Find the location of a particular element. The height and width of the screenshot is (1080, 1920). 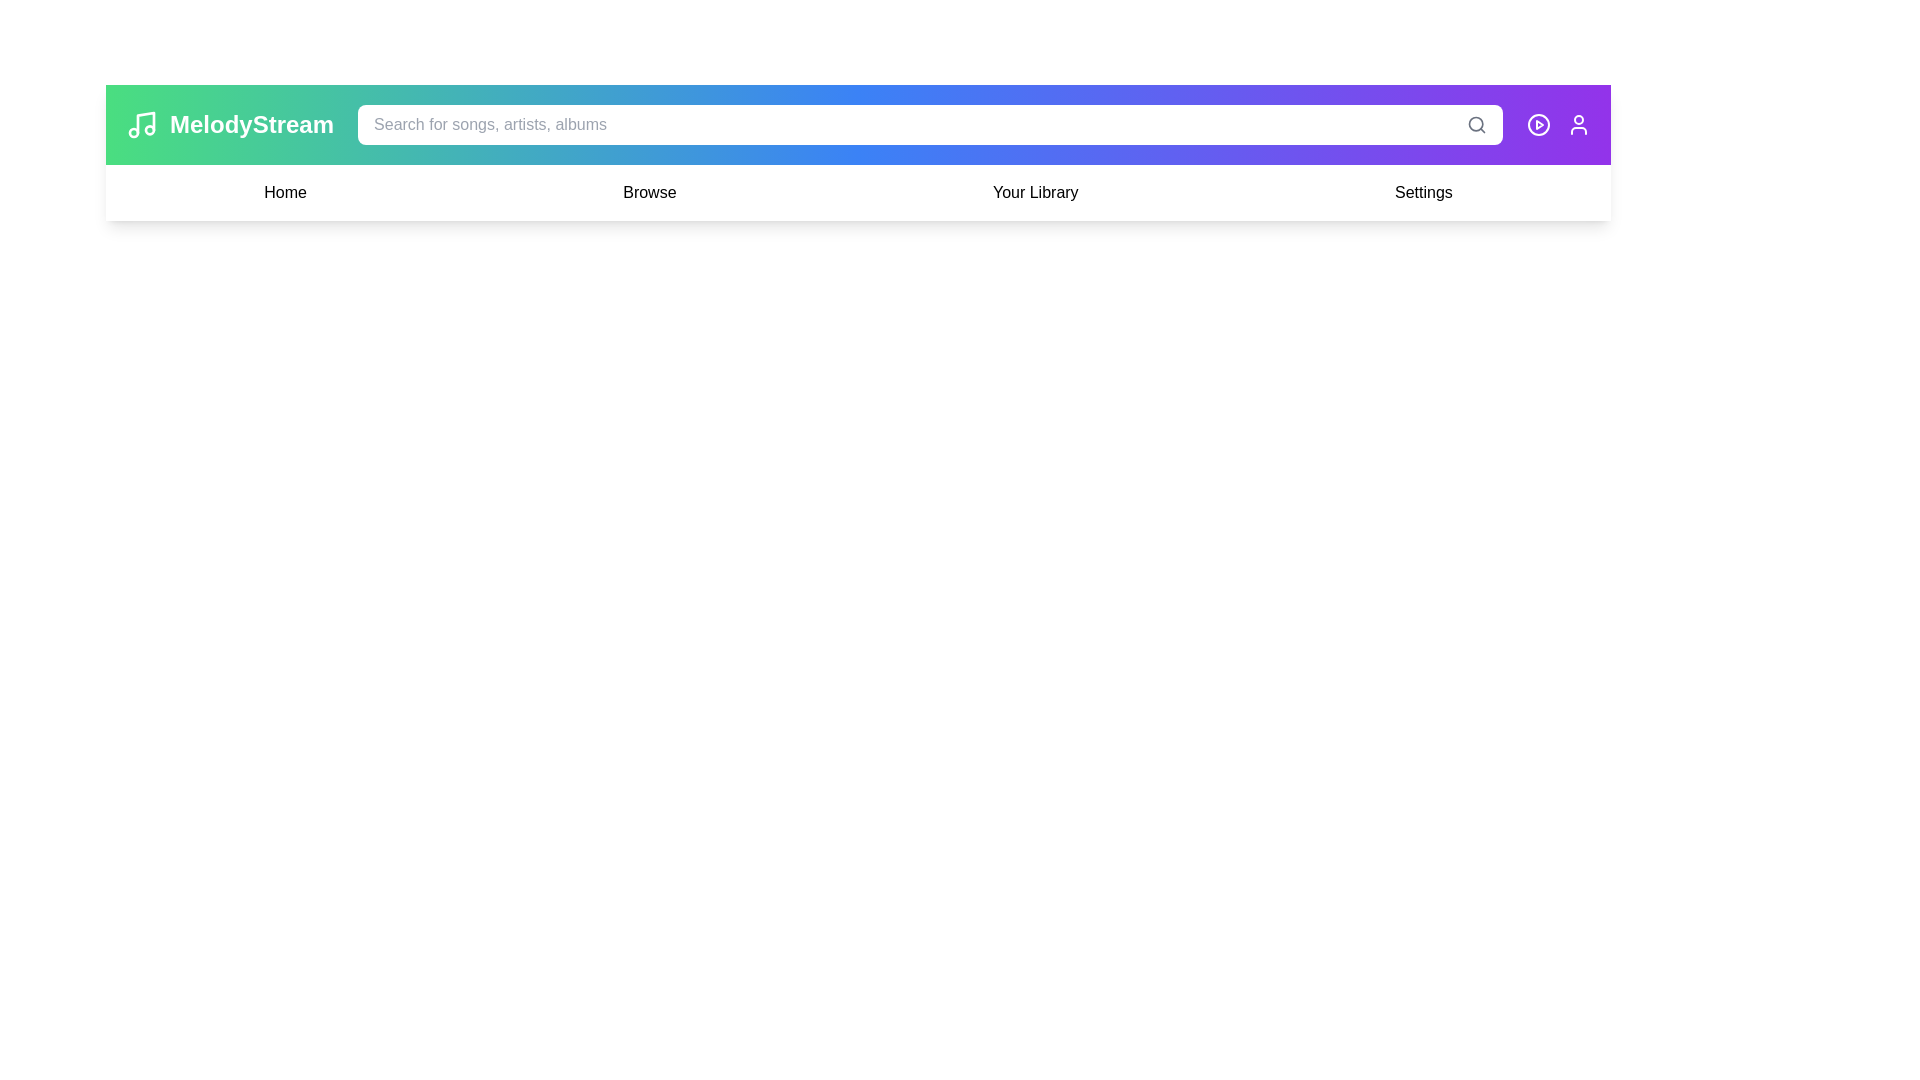

the Settings text label to navigate or trigger the associated action is located at coordinates (1422, 192).